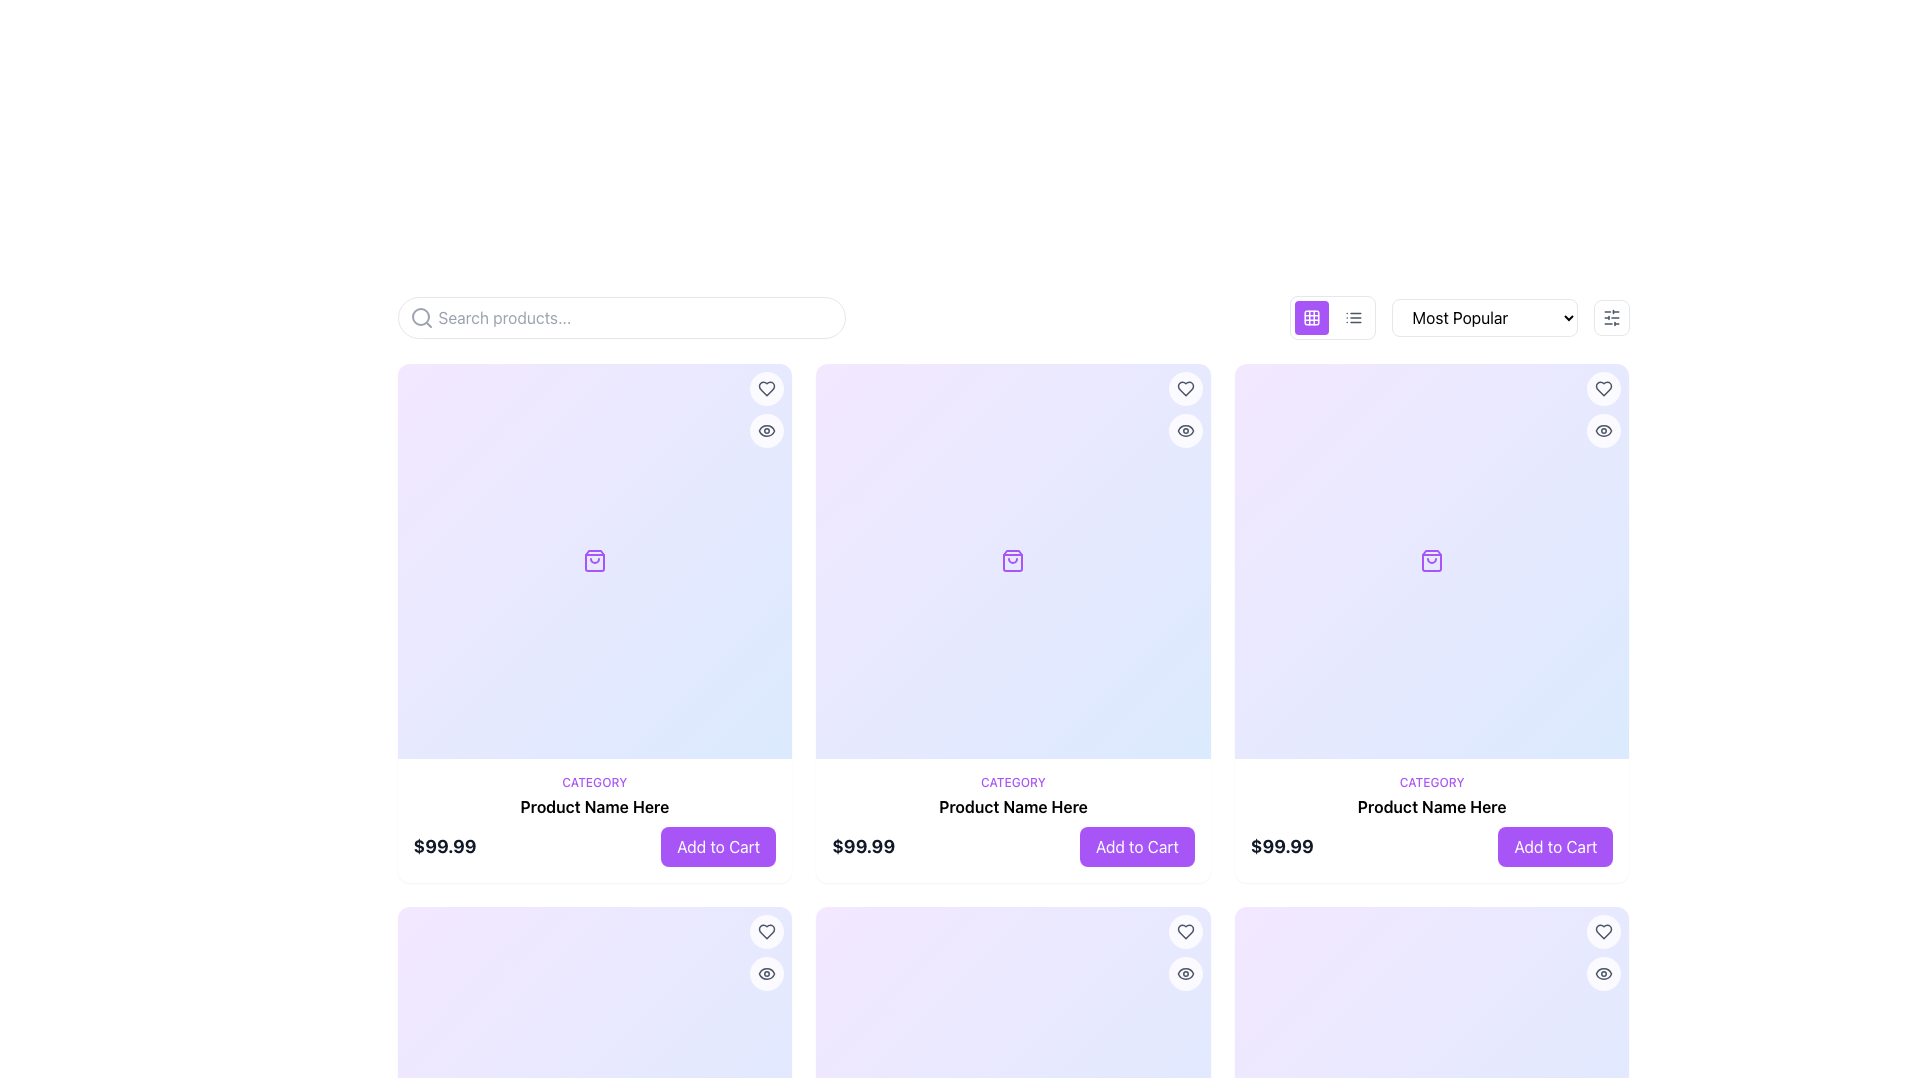  What do you see at coordinates (1185, 389) in the screenshot?
I see `the circular button with a white background and dark heart icon at the top-right corner of the second product card to mark the product as a favorite` at bounding box center [1185, 389].